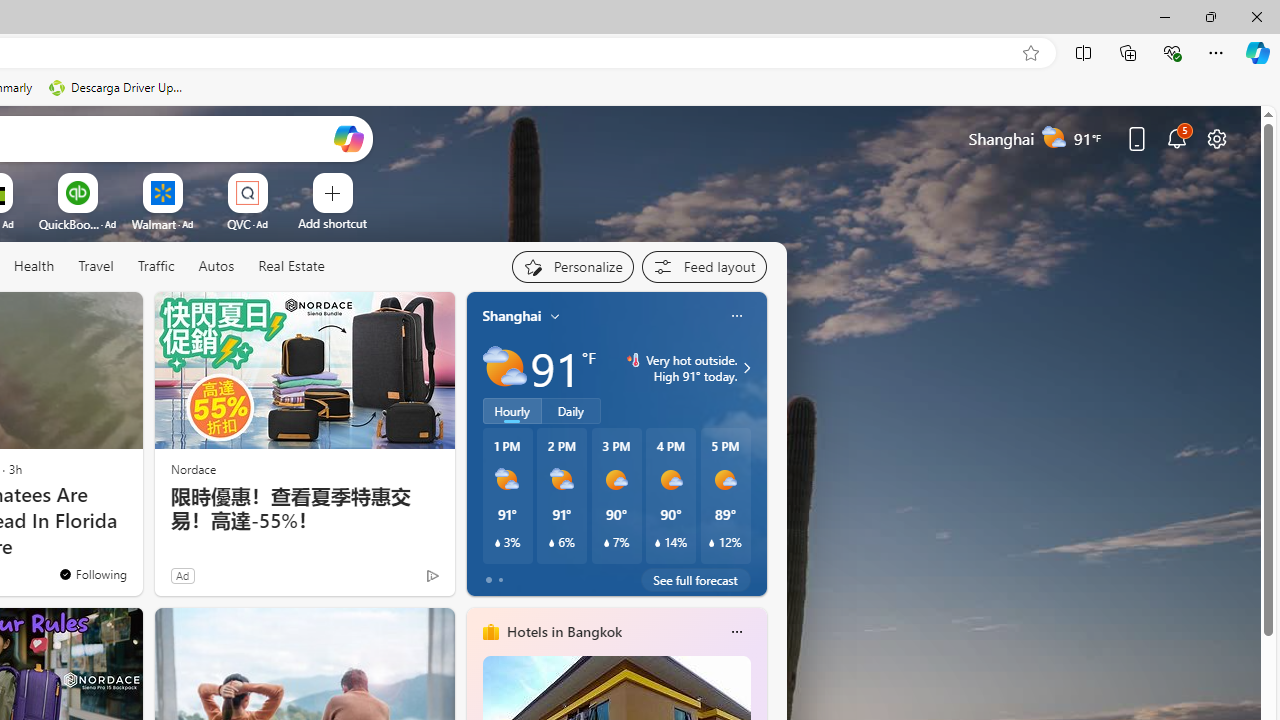 The height and width of the screenshot is (720, 1280). Describe the element at coordinates (1215, 137) in the screenshot. I see `'Page settings'` at that location.